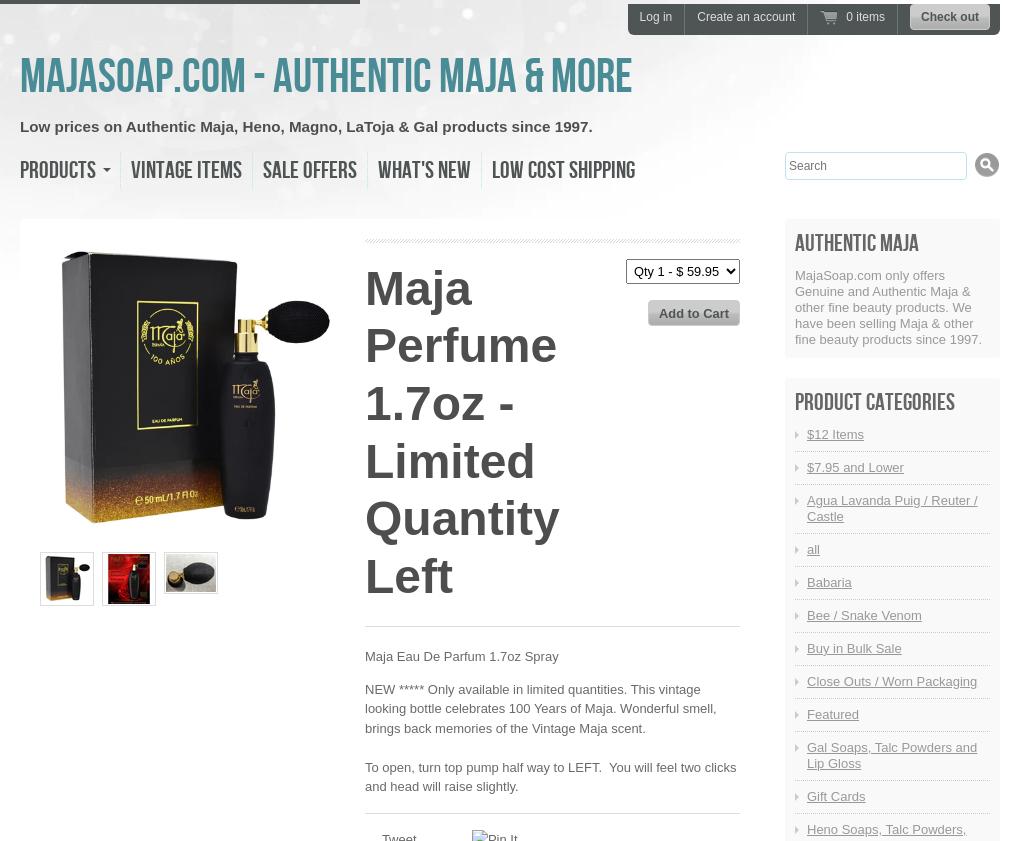 Image resolution: width=1020 pixels, height=841 pixels. Describe the element at coordinates (460, 431) in the screenshot. I see `'Maja Perfume 1.7oz - Limited Quantity Left'` at that location.